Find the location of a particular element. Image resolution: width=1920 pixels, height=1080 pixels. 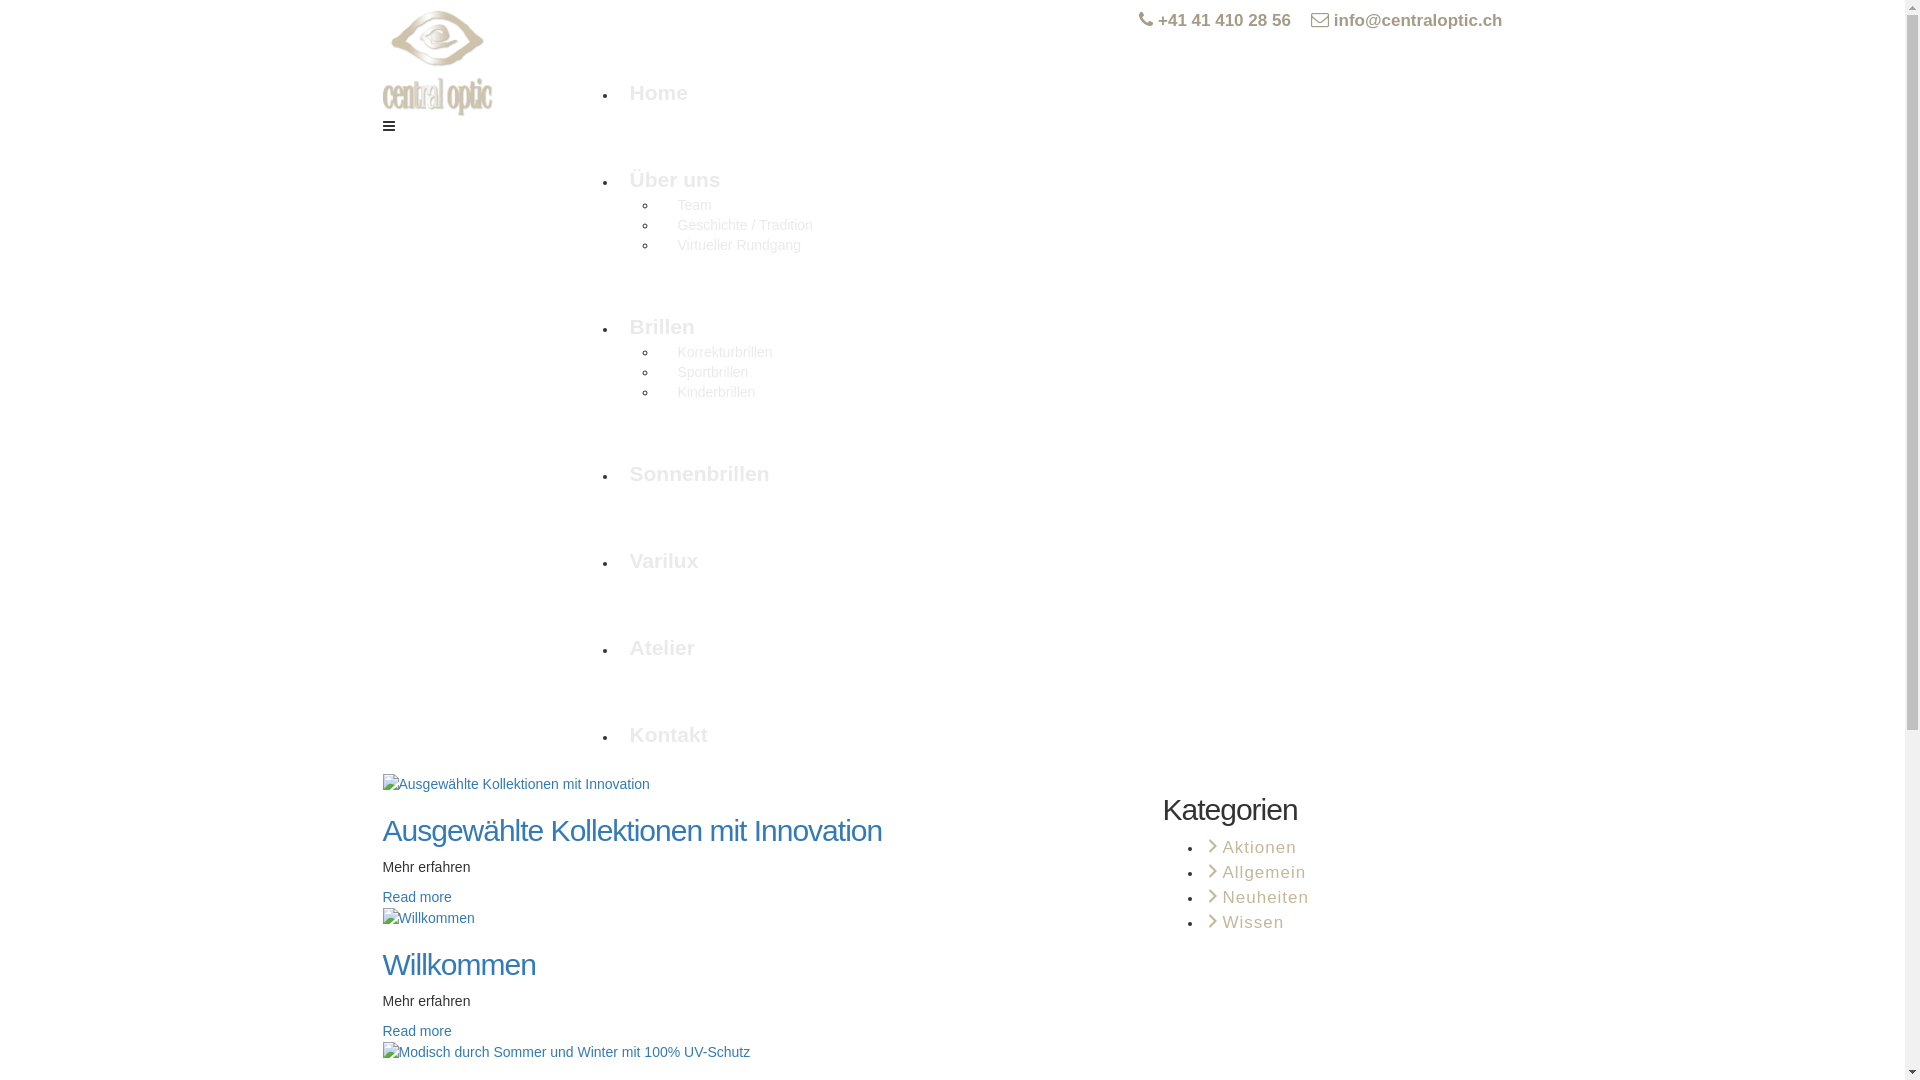

'Korrekturbrillen' is located at coordinates (724, 350).